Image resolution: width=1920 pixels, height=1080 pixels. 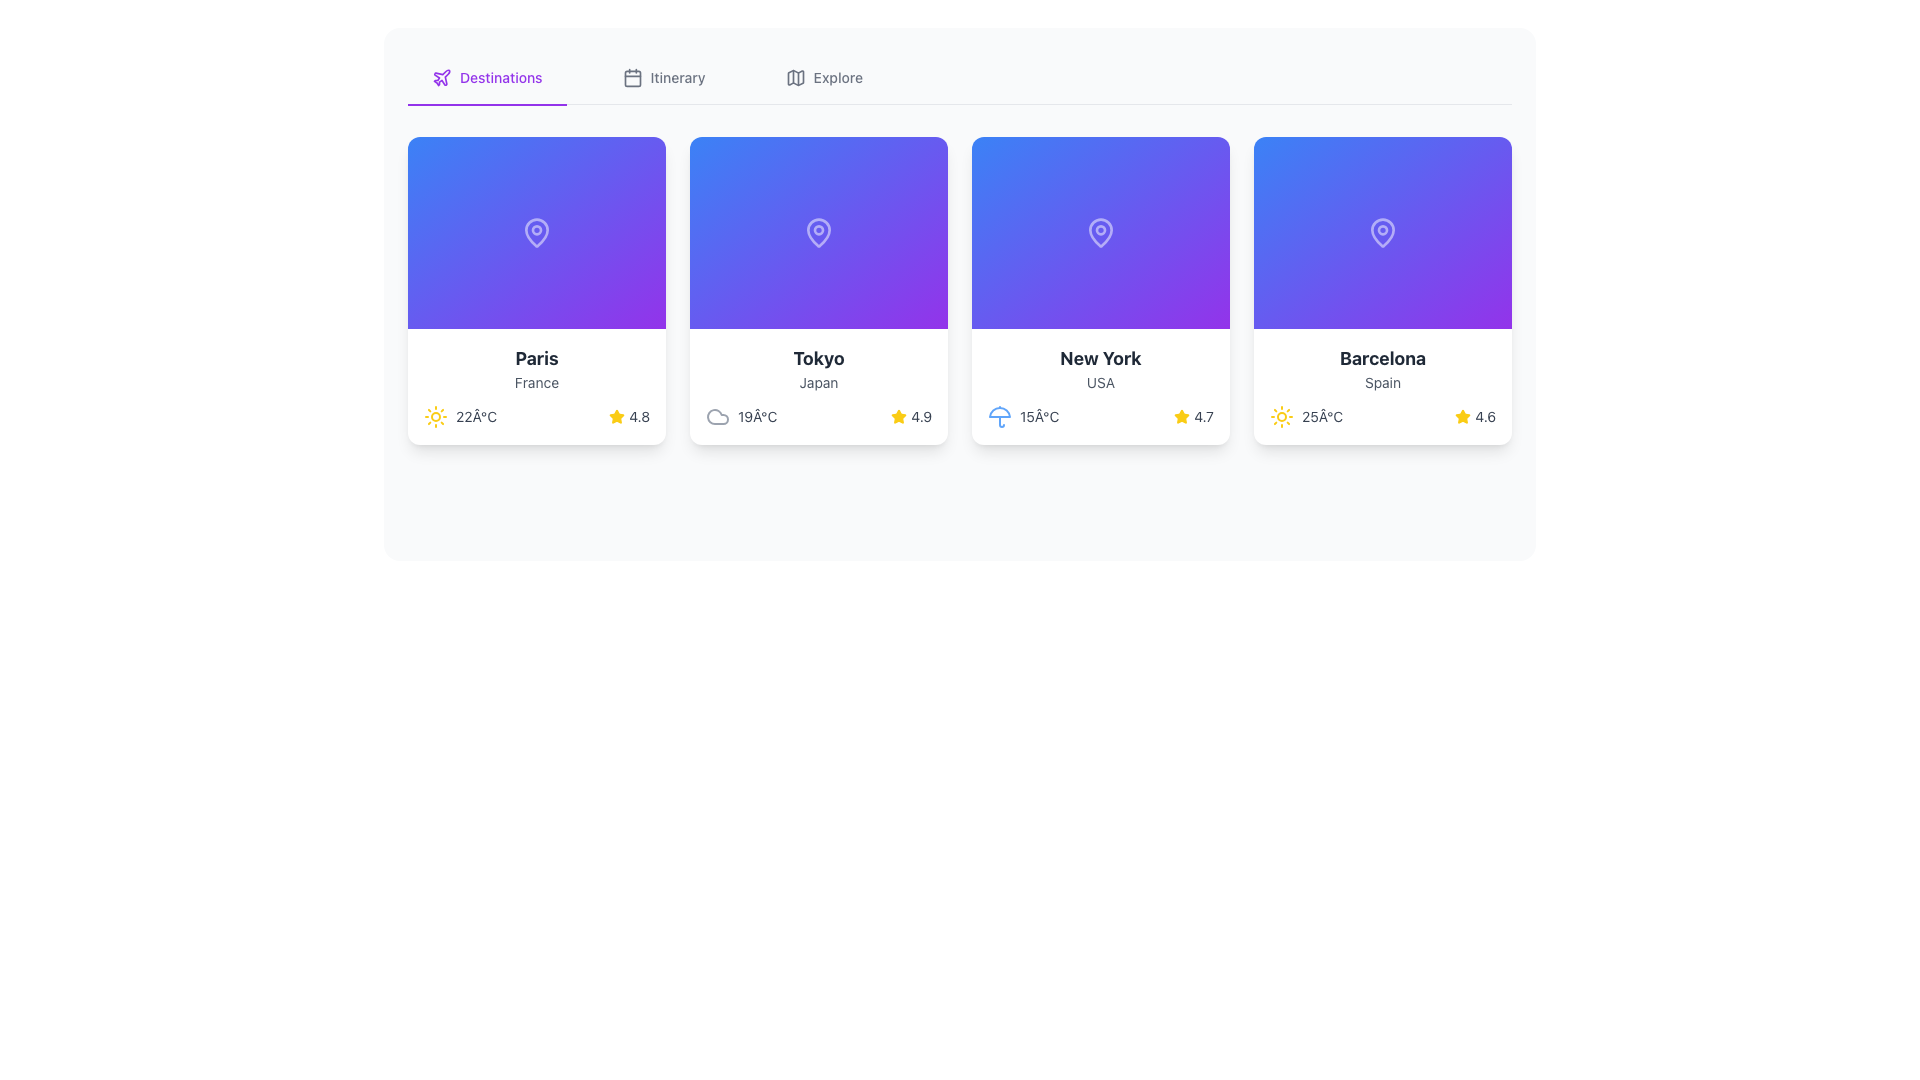 What do you see at coordinates (1381, 415) in the screenshot?
I see `the weather information display for Barcelona, which includes a sun icon, temperature '25°C', a star icon, and rating '4.6'` at bounding box center [1381, 415].